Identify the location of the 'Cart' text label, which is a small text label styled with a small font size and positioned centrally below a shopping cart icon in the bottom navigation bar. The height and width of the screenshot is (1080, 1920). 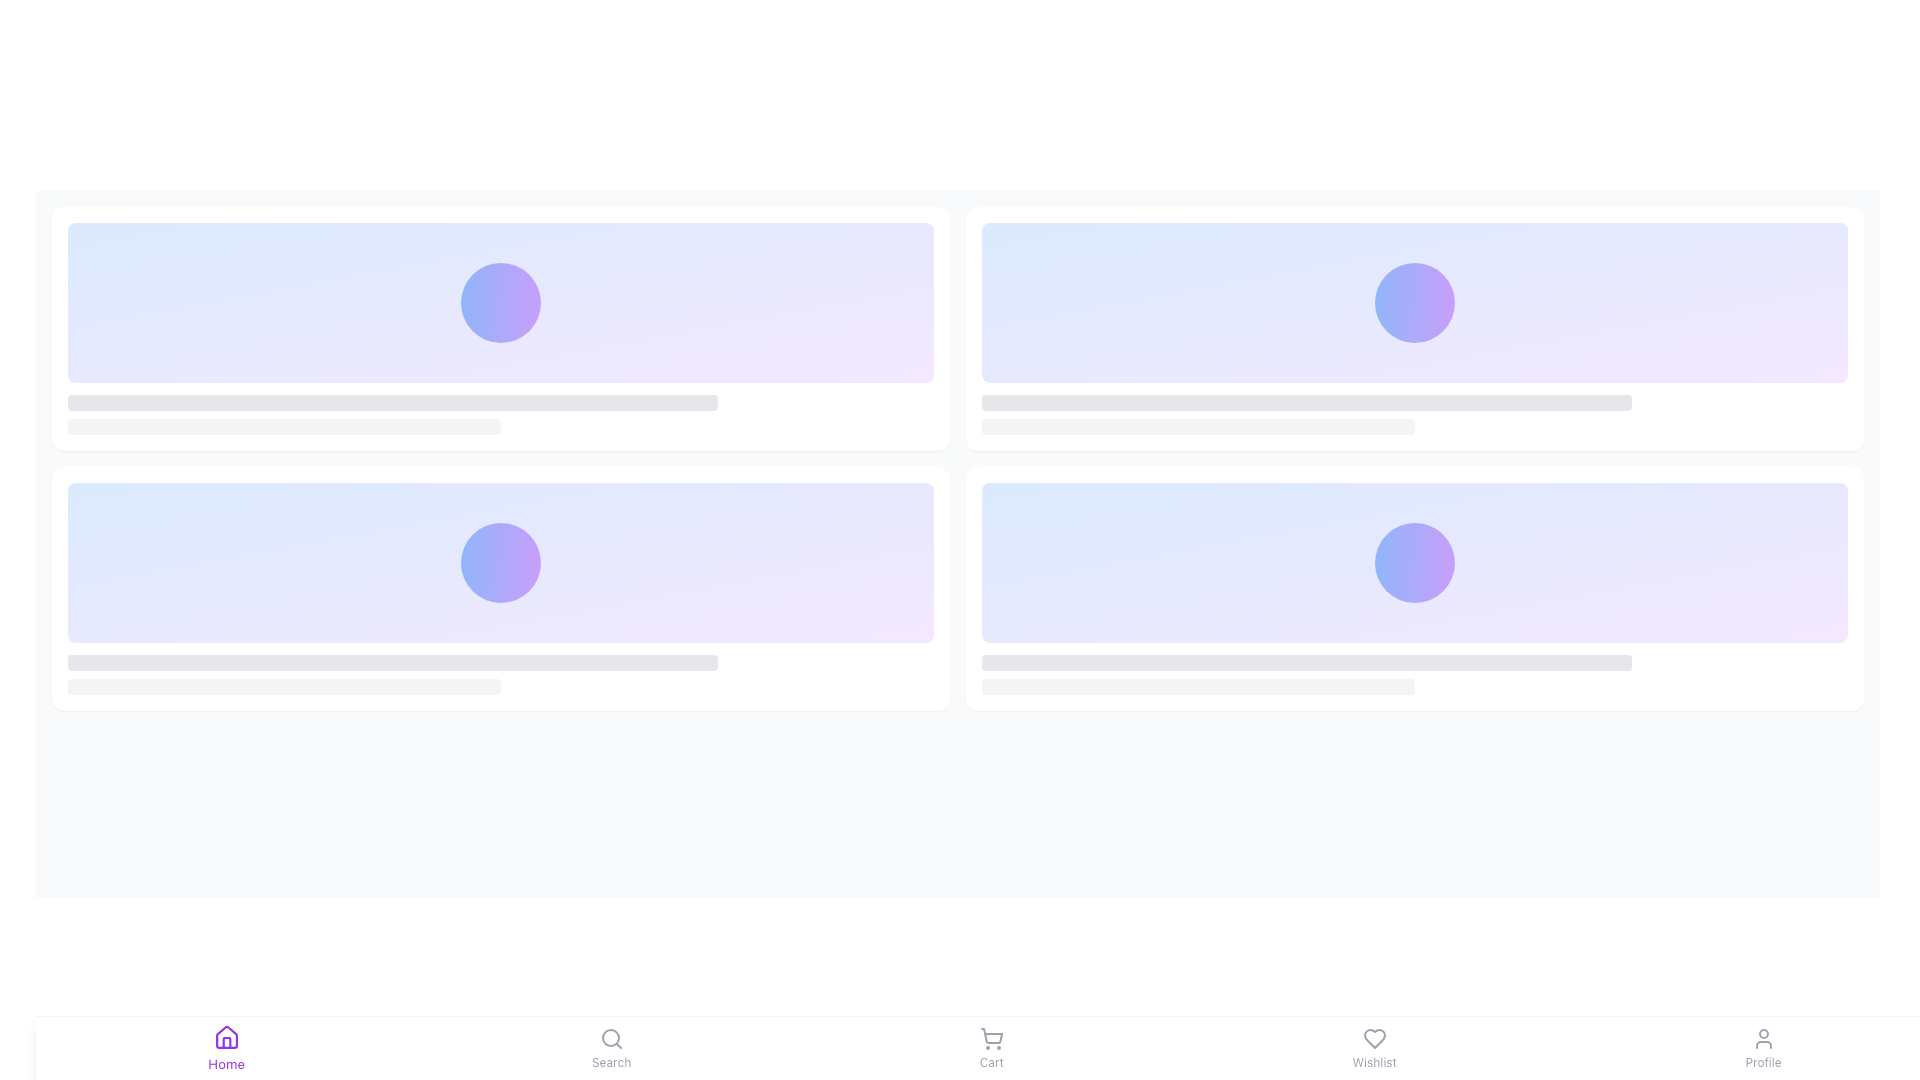
(991, 1061).